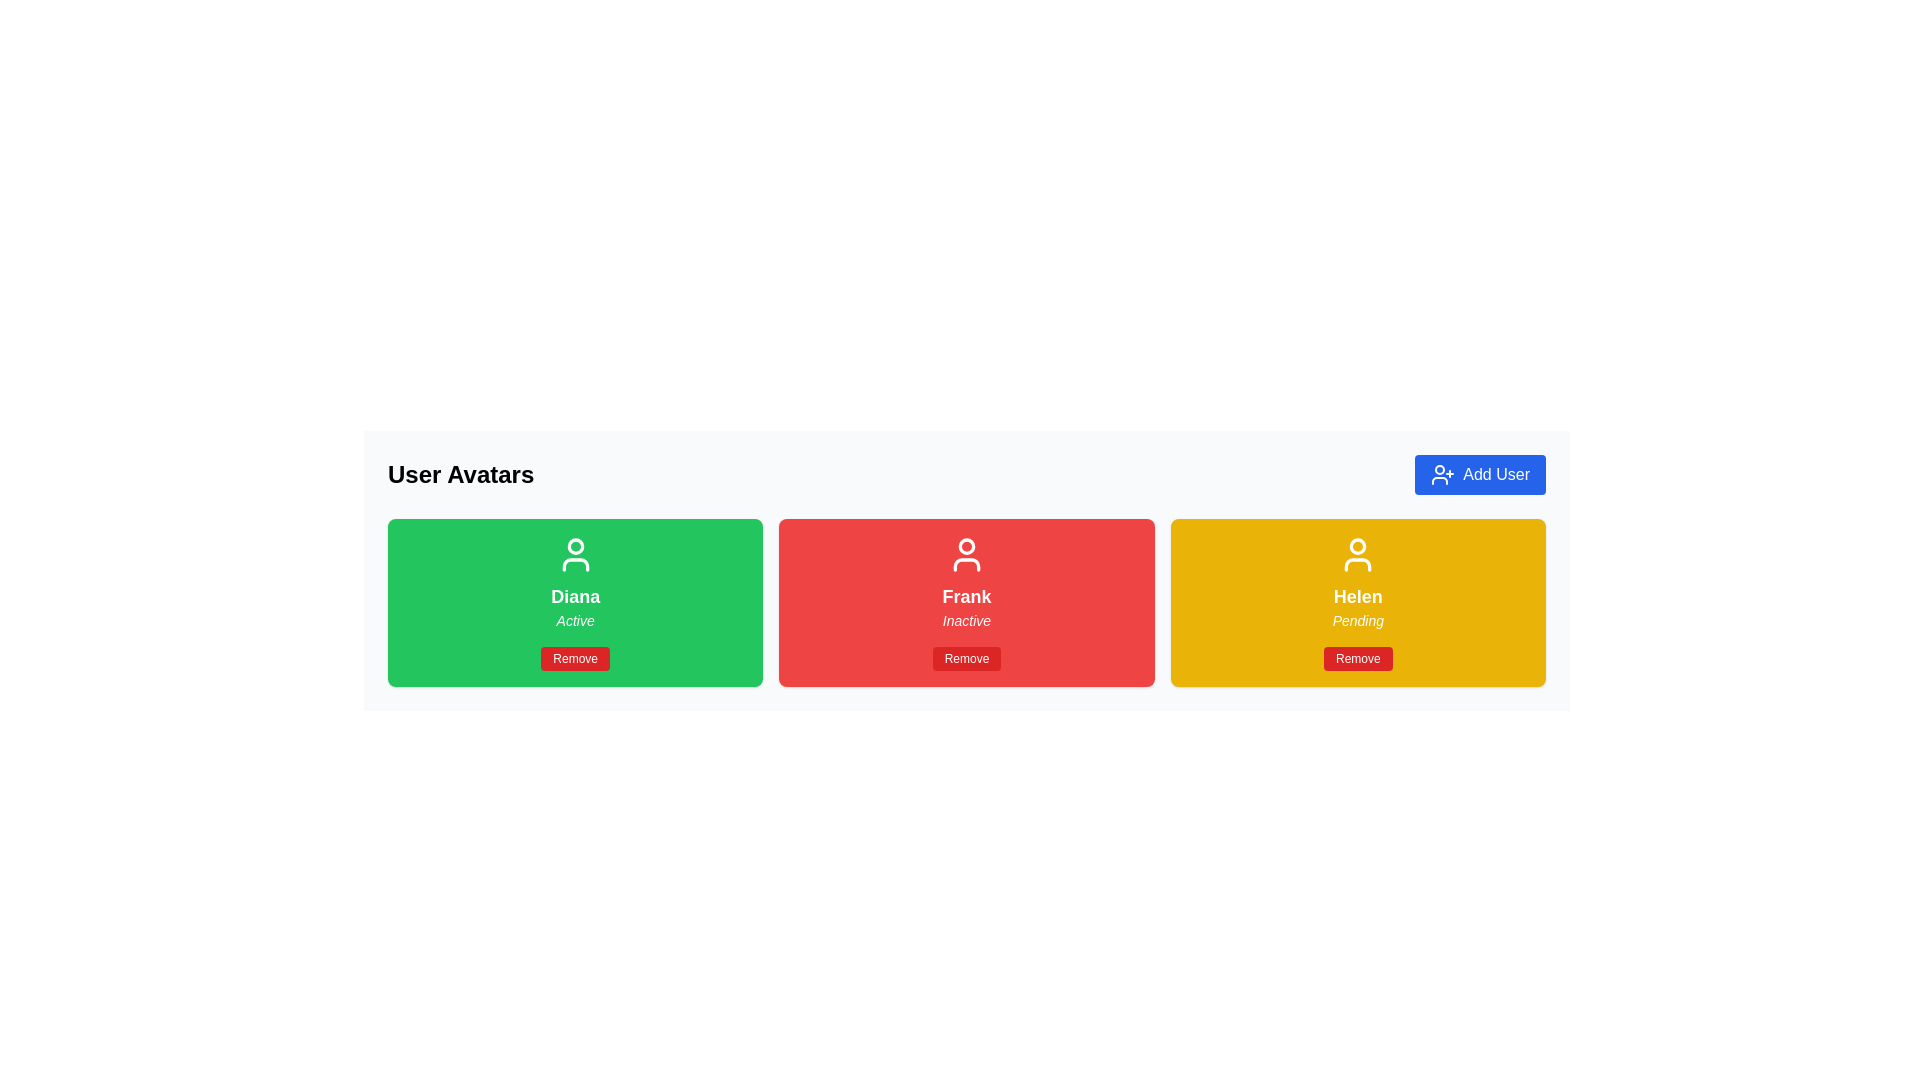  I want to click on the user's name displayed in the third user information card, which is centrally located within a yellow card, positioned below an icon and above the italic text 'Pending', so click(1358, 596).